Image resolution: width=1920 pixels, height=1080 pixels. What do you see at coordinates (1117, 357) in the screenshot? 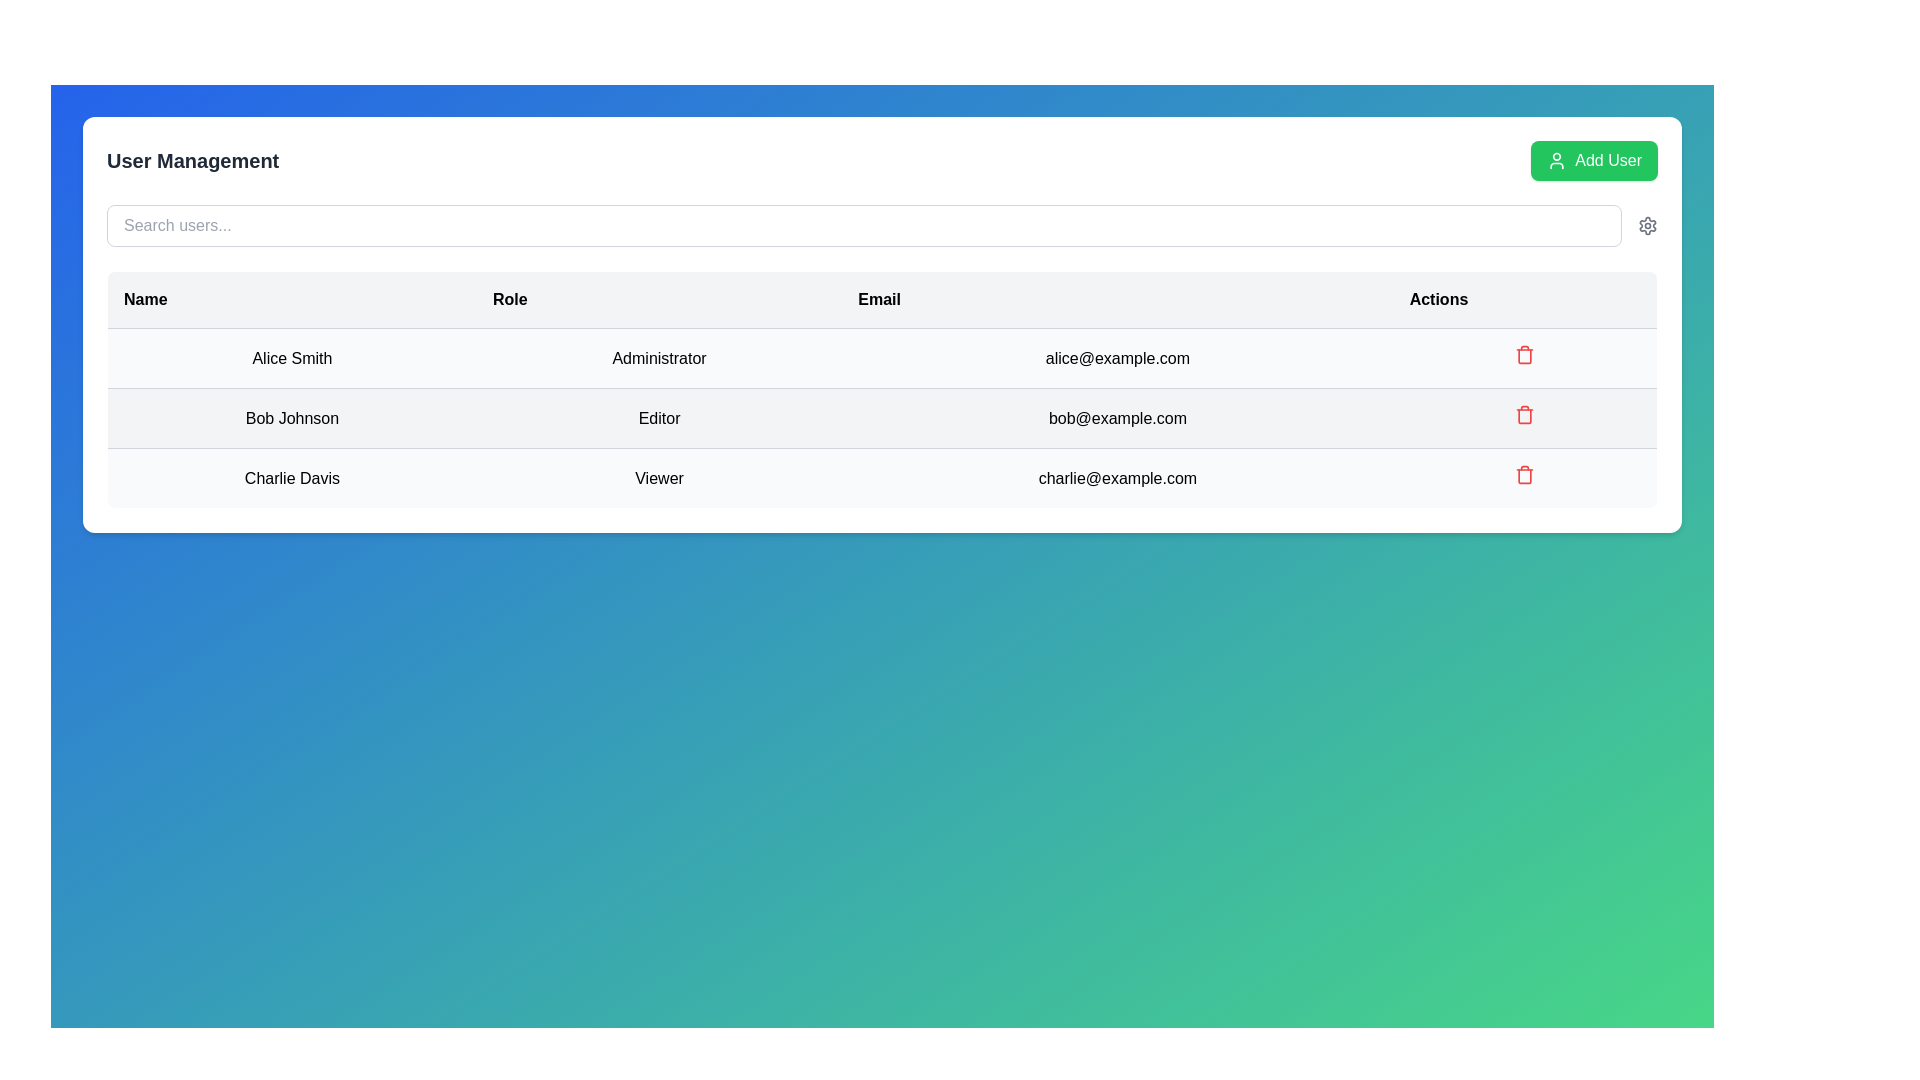
I see `the Text label displaying the contact email address for user 'Alice Smith', located in the third column of the user data table under the 'Email' header` at bounding box center [1117, 357].